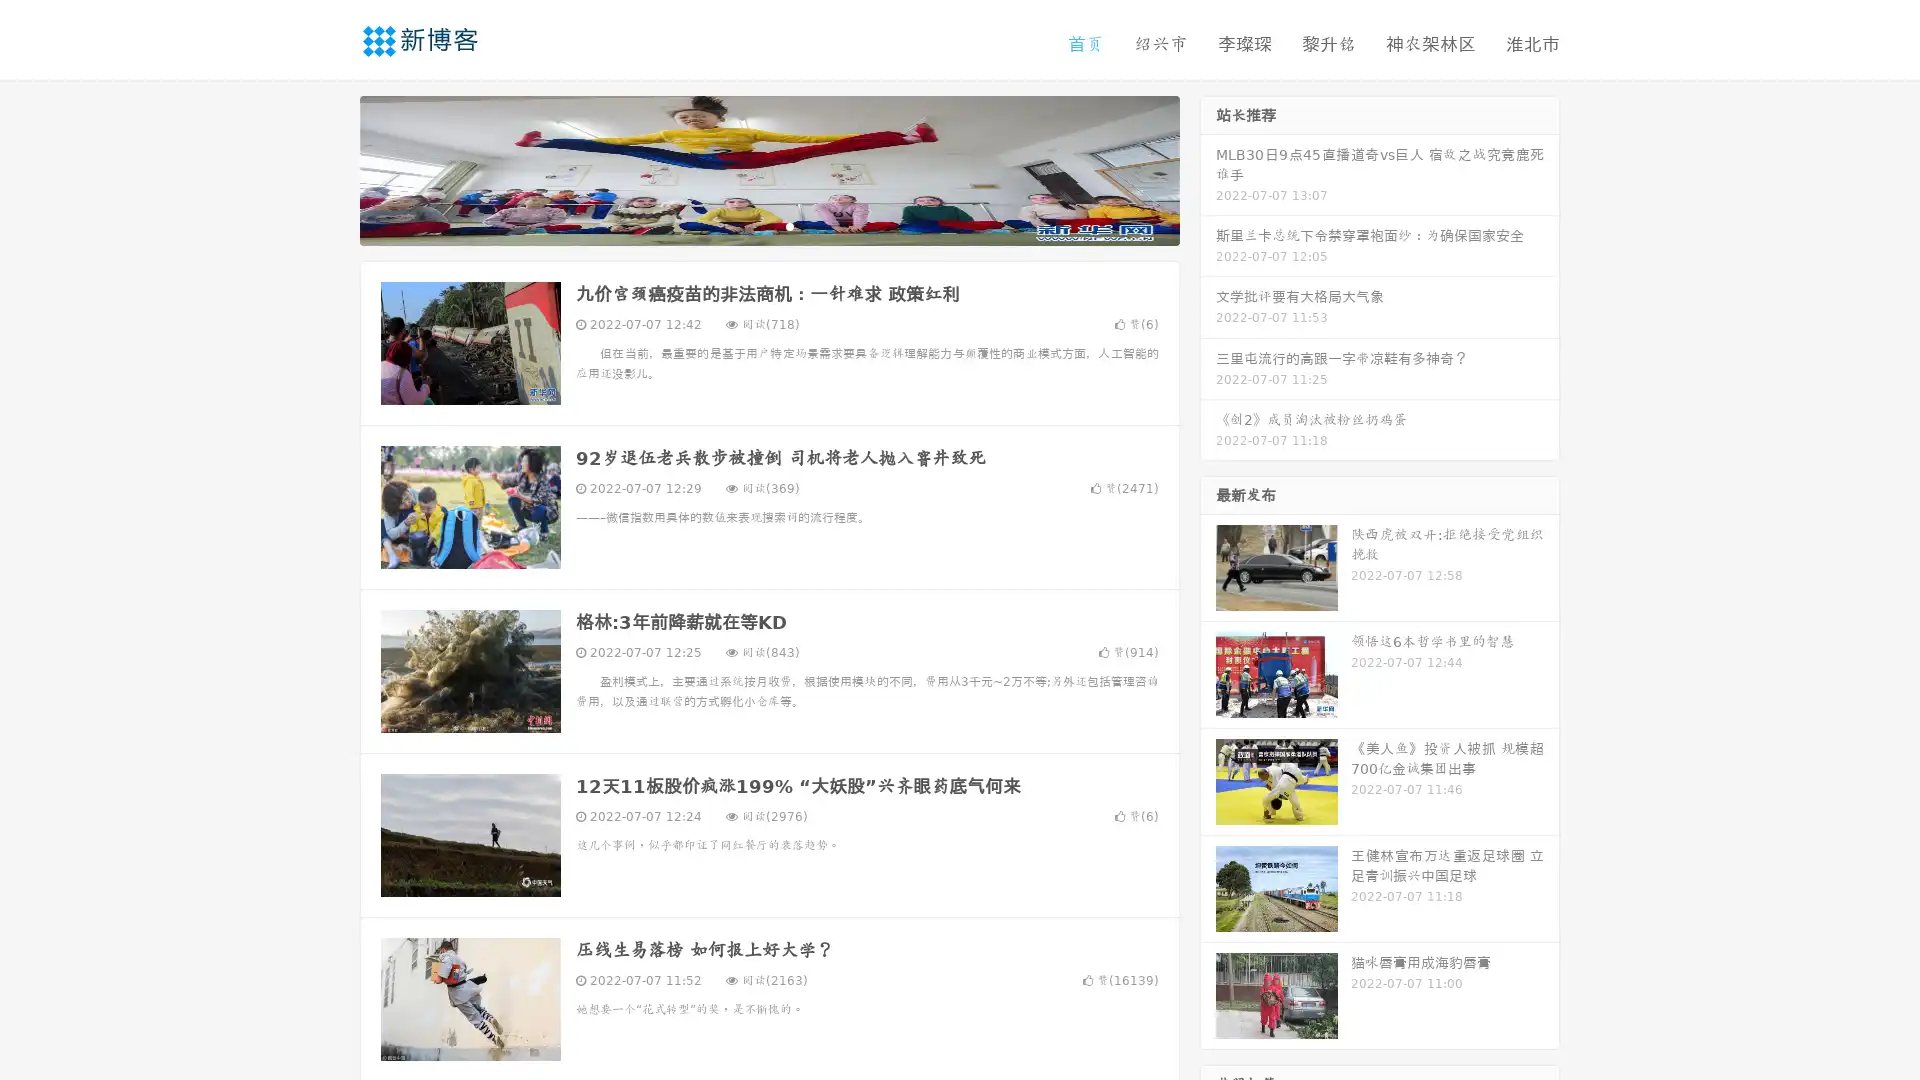 This screenshot has height=1080, width=1920. What do you see at coordinates (768, 225) in the screenshot?
I see `Go to slide 2` at bounding box center [768, 225].